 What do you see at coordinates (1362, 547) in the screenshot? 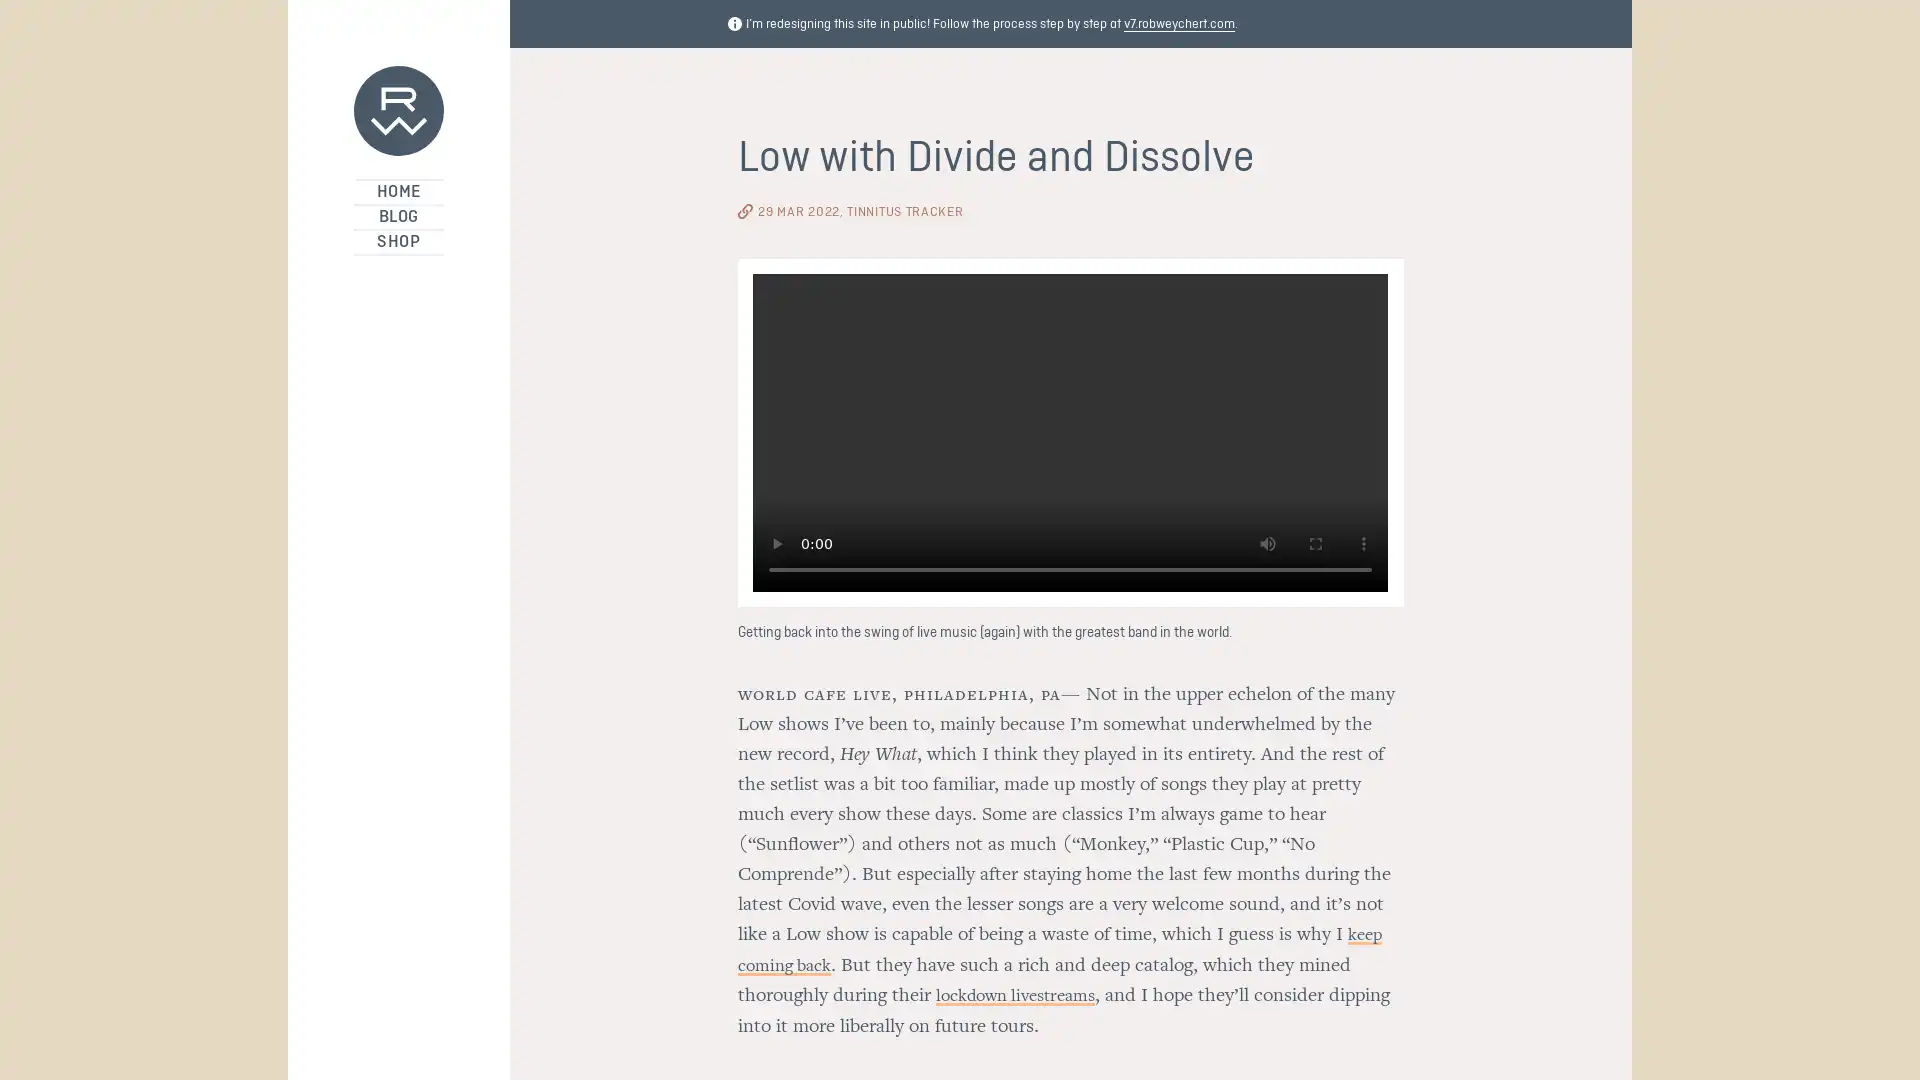
I see `show more media controls` at bounding box center [1362, 547].